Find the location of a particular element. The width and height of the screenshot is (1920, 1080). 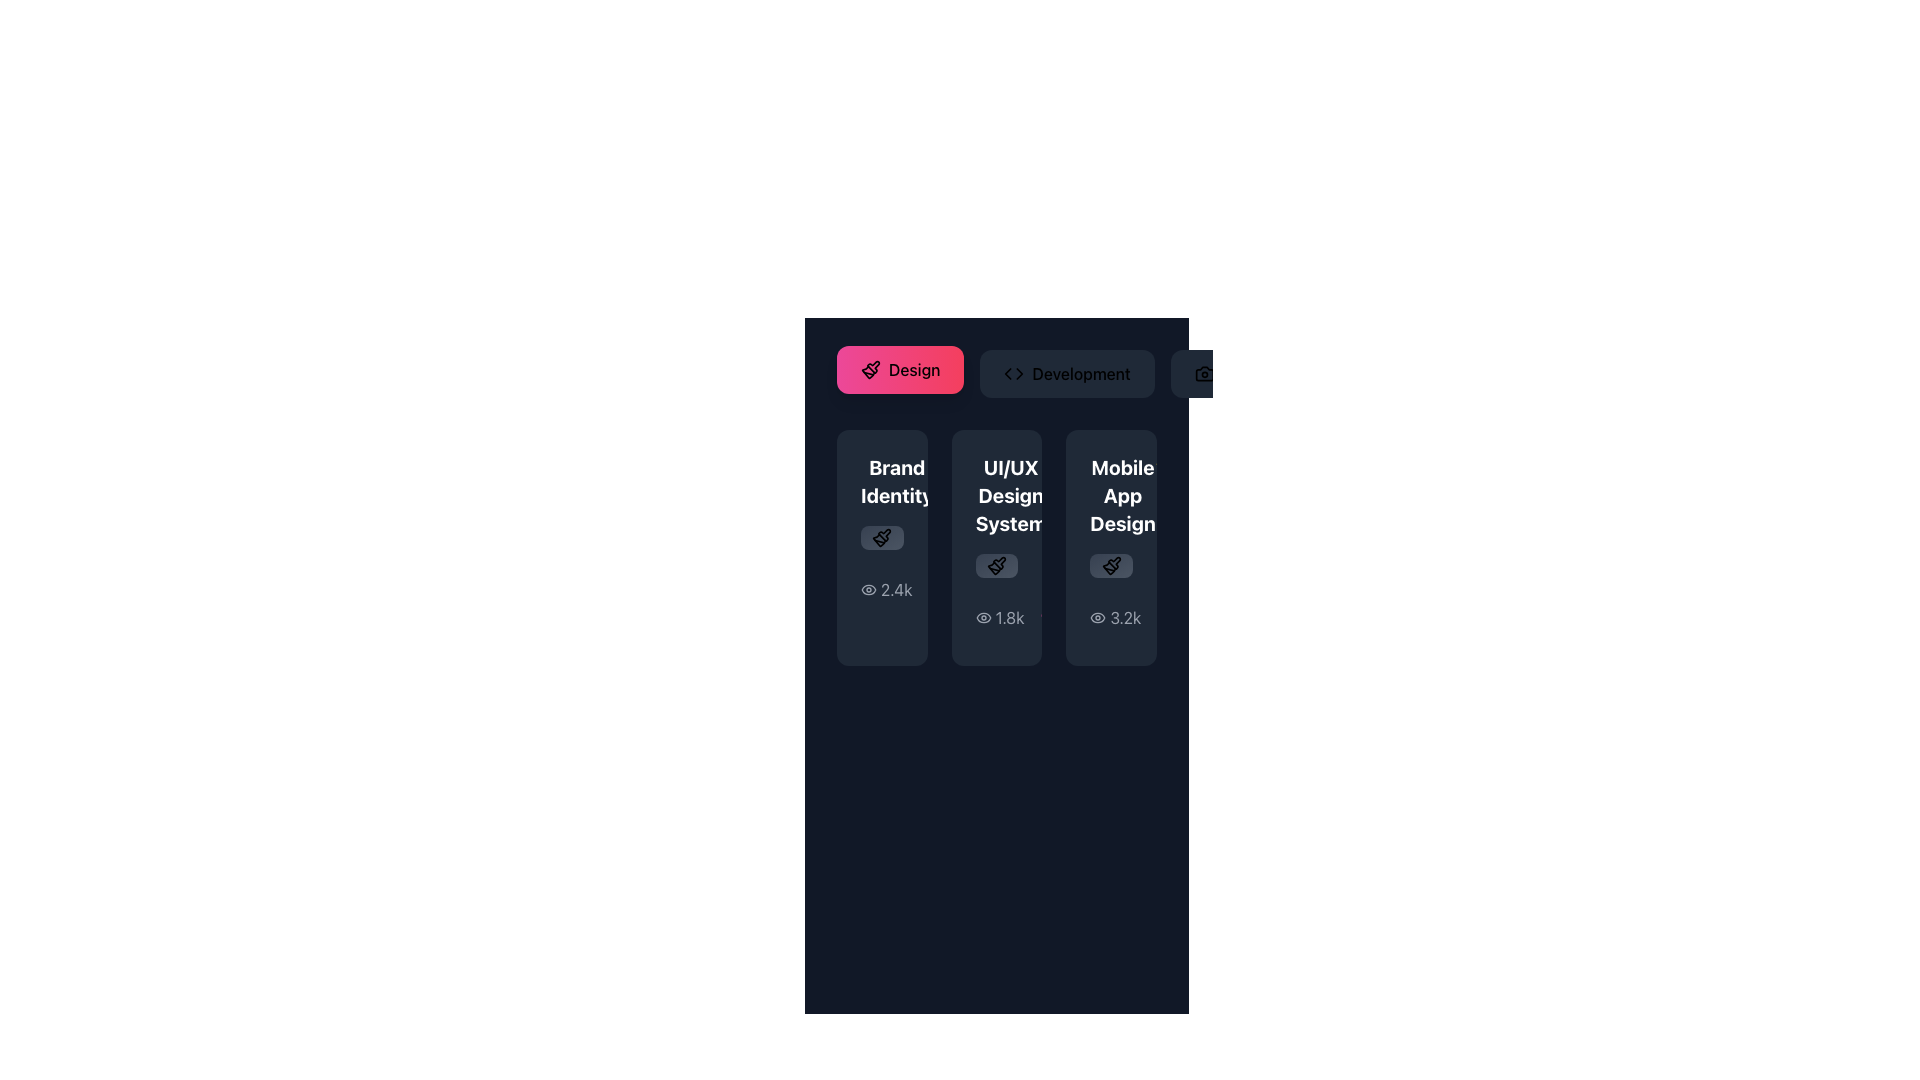

the view count indicator icon with the text '2.4k' located in the first card labeled 'Brand Identity' in the 'Design' section is located at coordinates (881, 589).